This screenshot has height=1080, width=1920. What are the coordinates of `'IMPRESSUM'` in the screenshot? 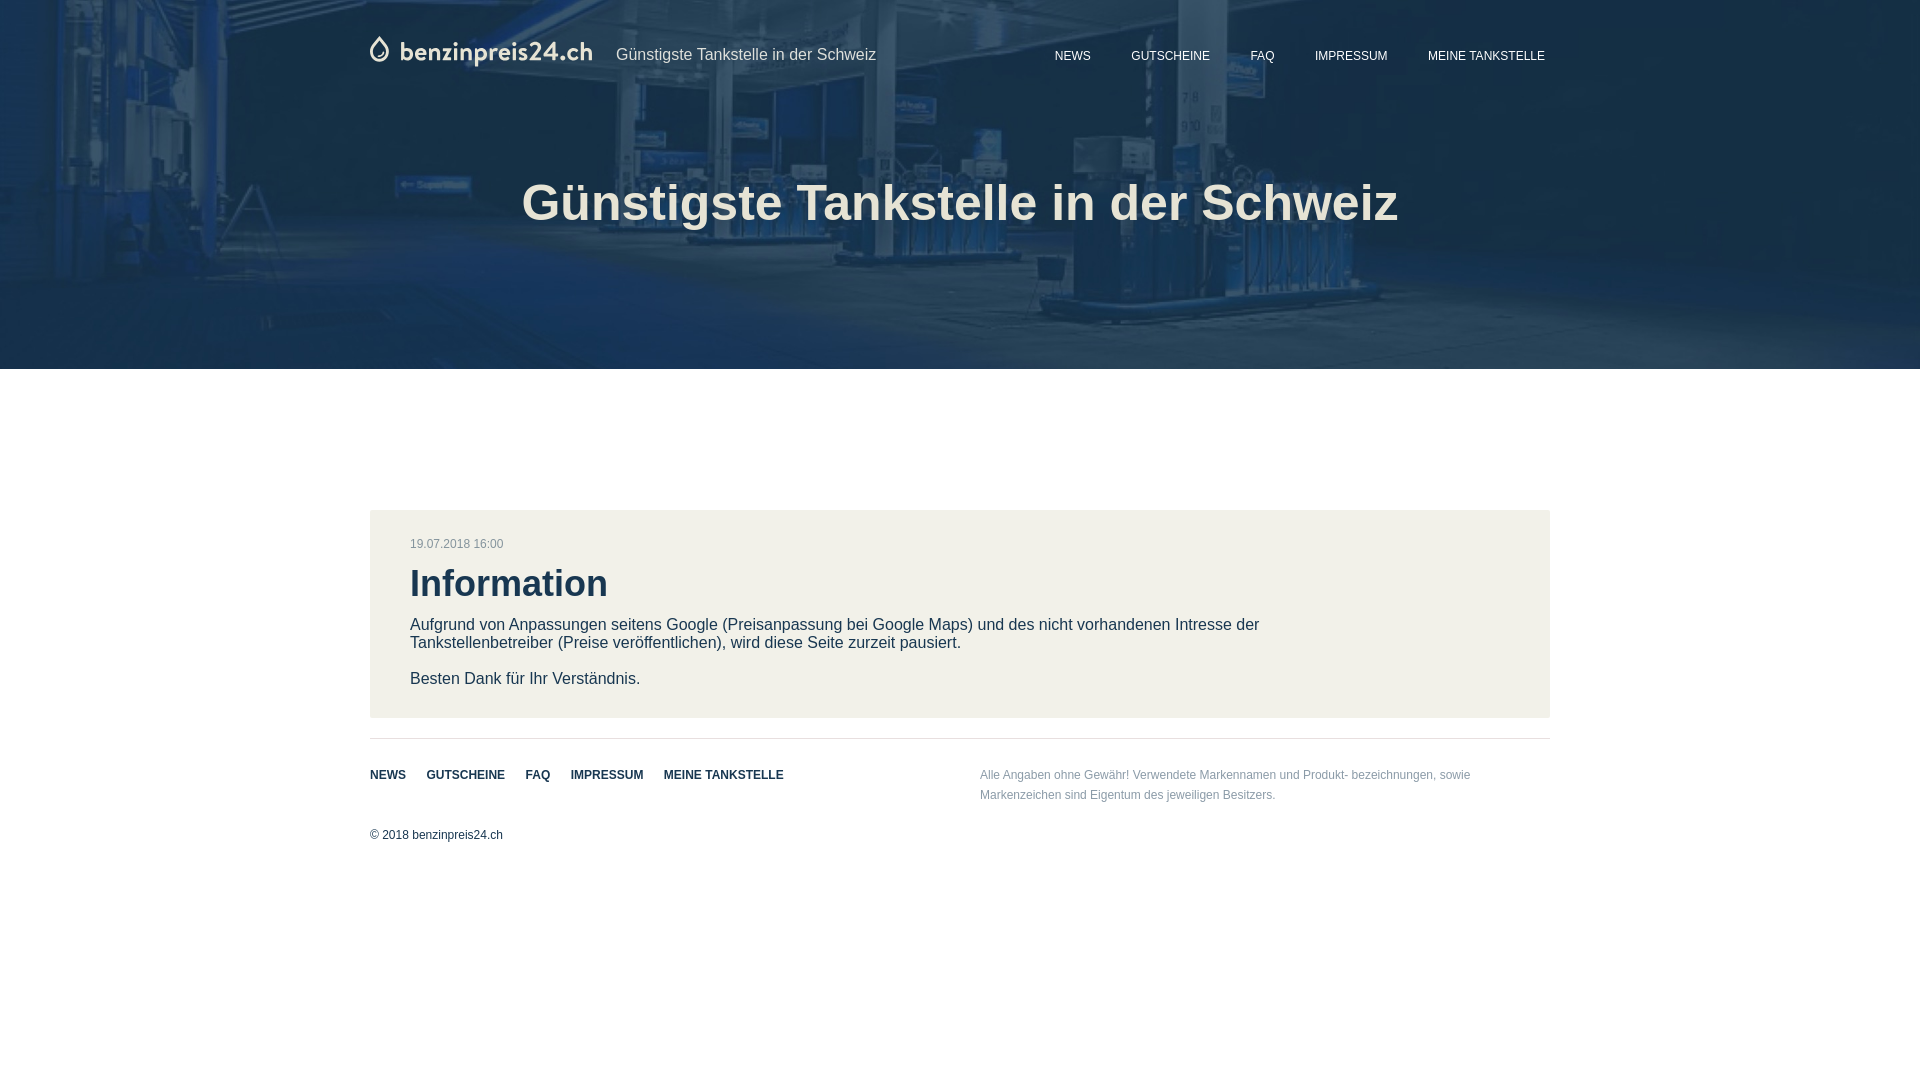 It's located at (1351, 56).